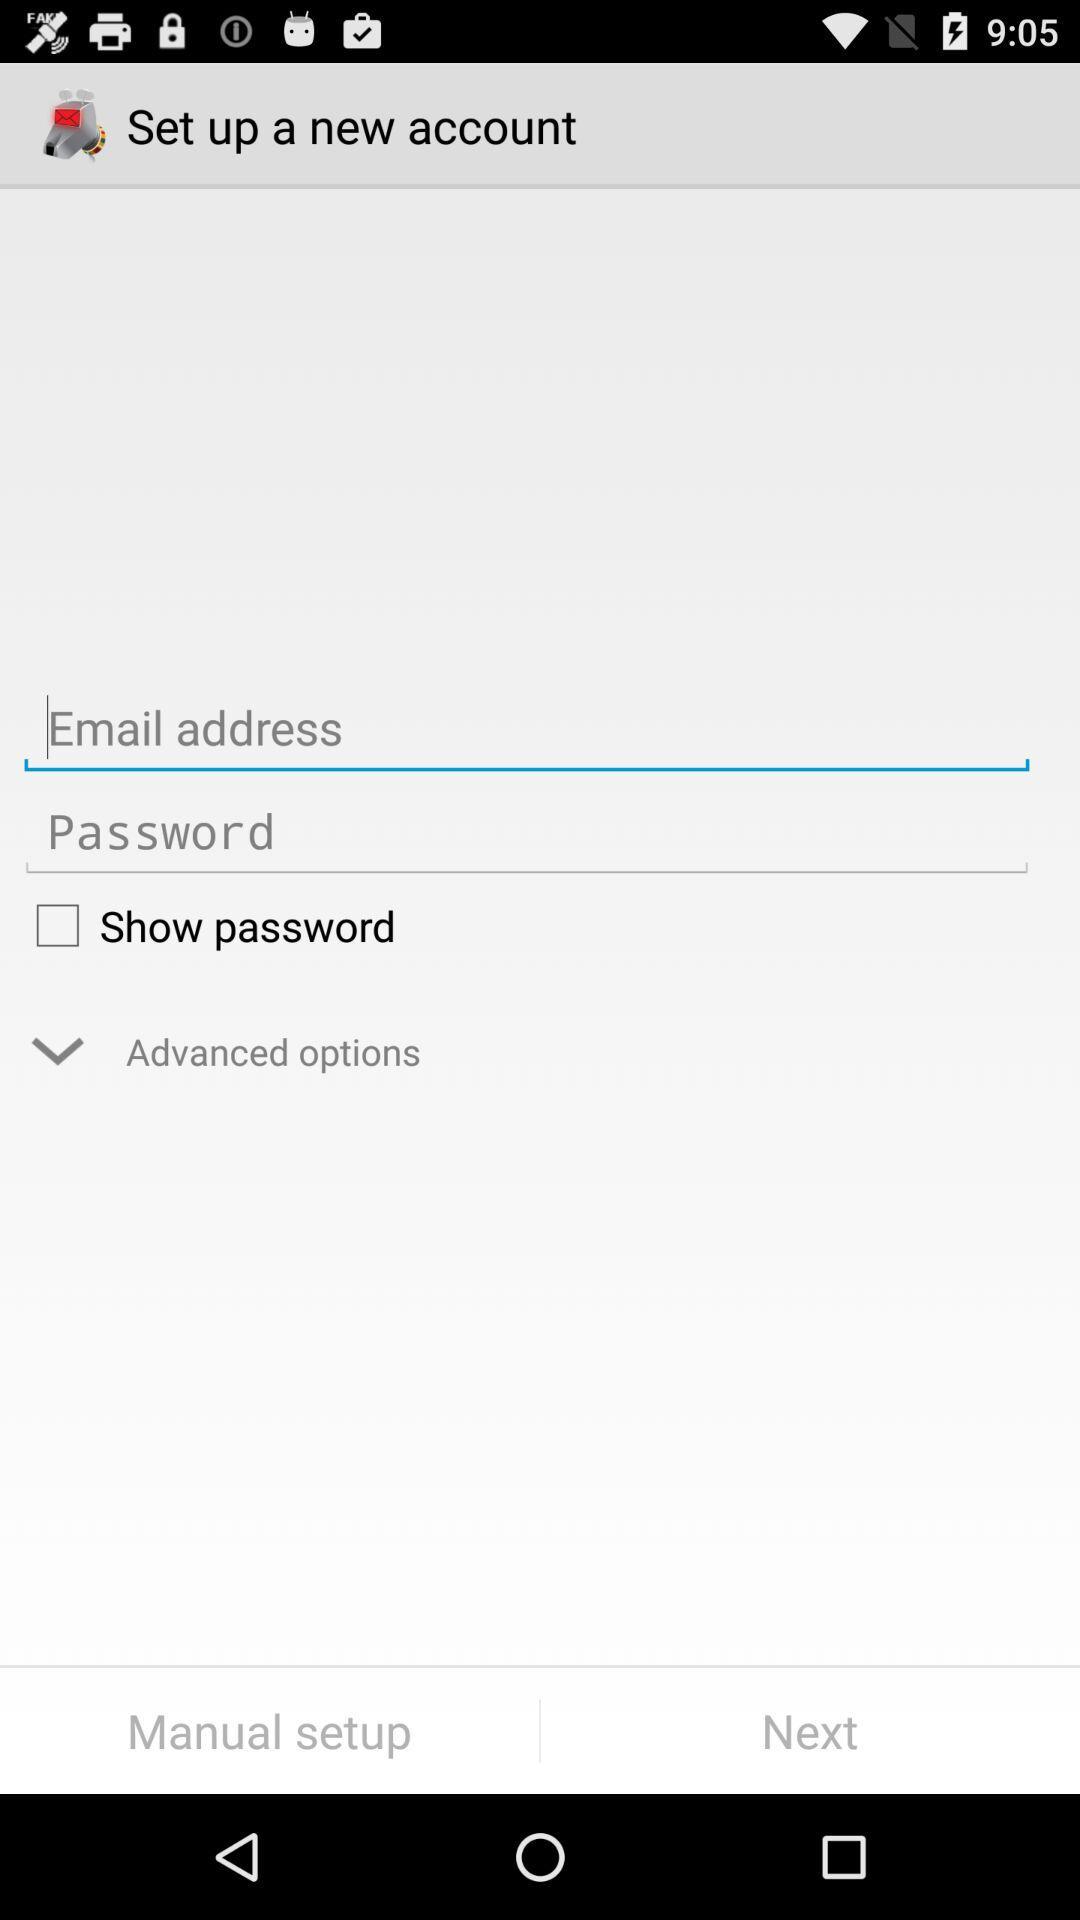  What do you see at coordinates (268, 1730) in the screenshot?
I see `manual setup` at bounding box center [268, 1730].